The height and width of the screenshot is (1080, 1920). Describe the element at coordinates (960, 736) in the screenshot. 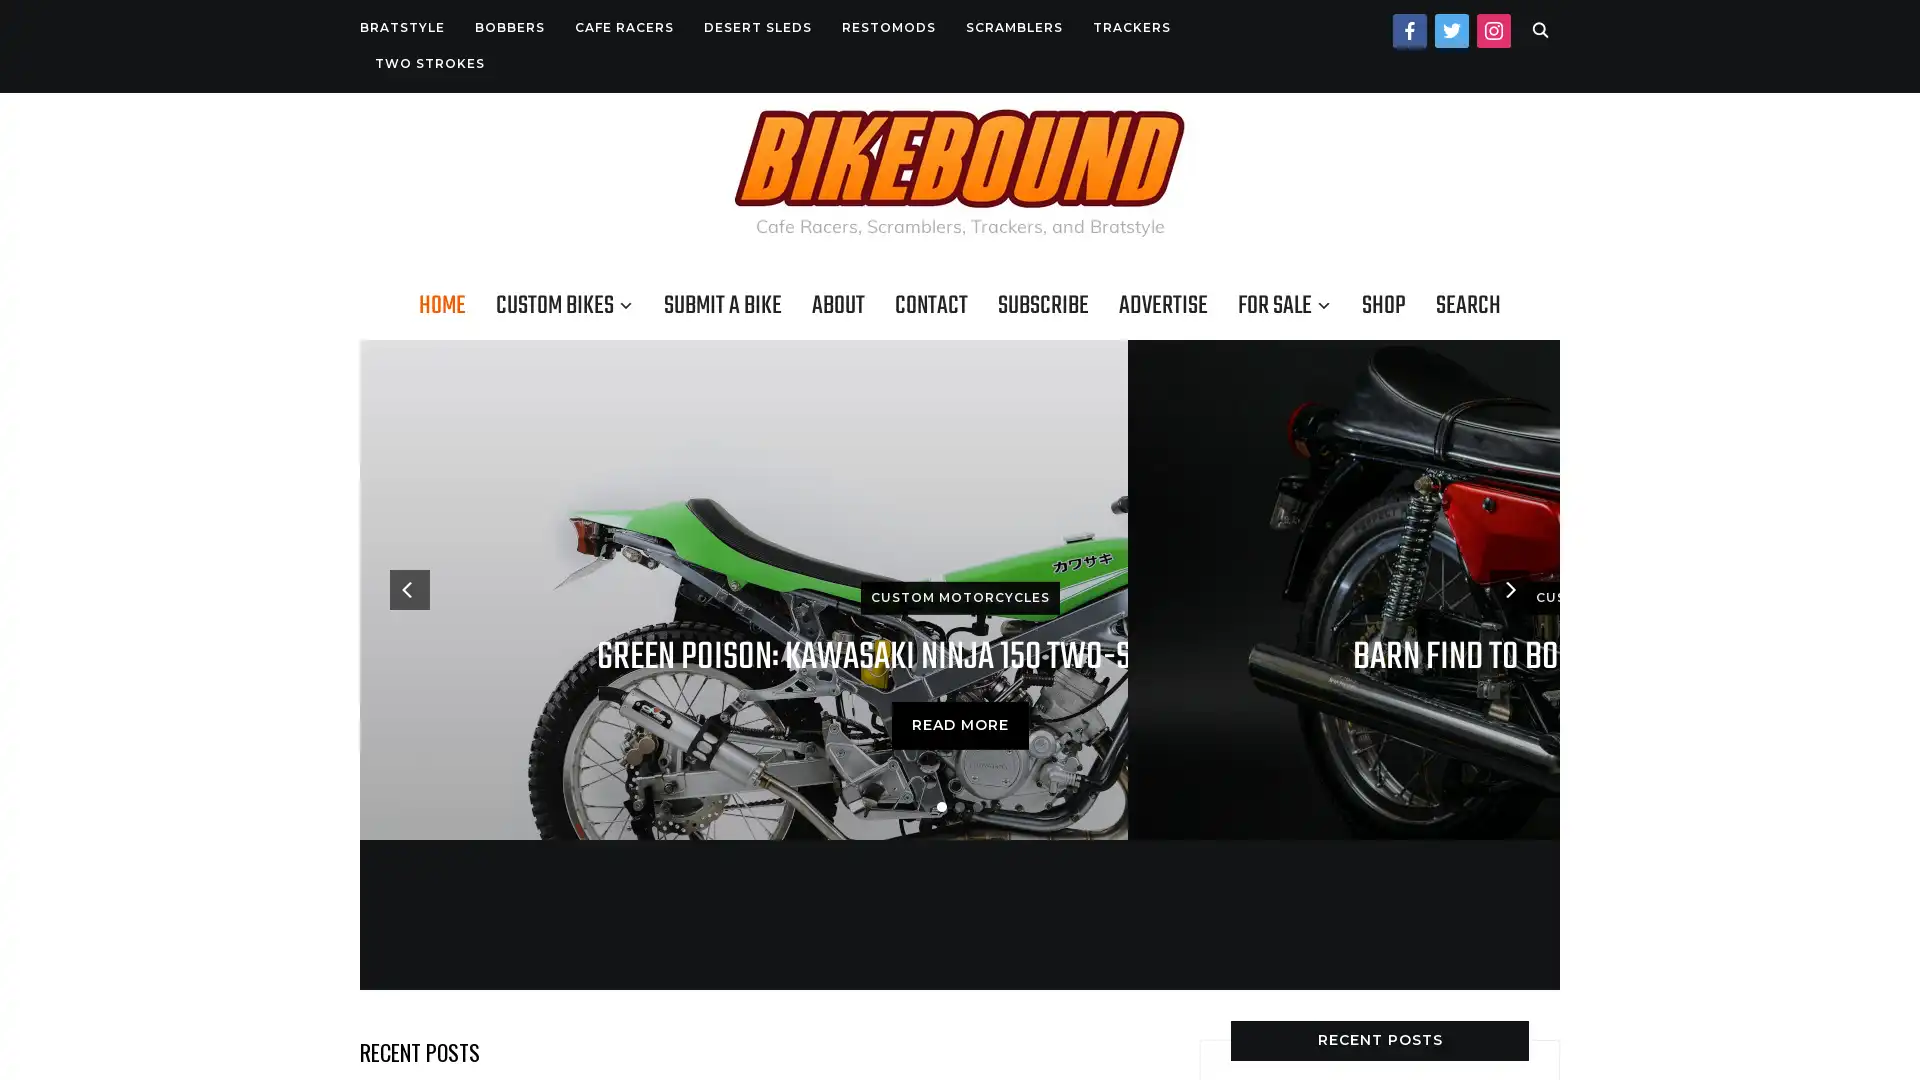

I see `JOIN US` at that location.